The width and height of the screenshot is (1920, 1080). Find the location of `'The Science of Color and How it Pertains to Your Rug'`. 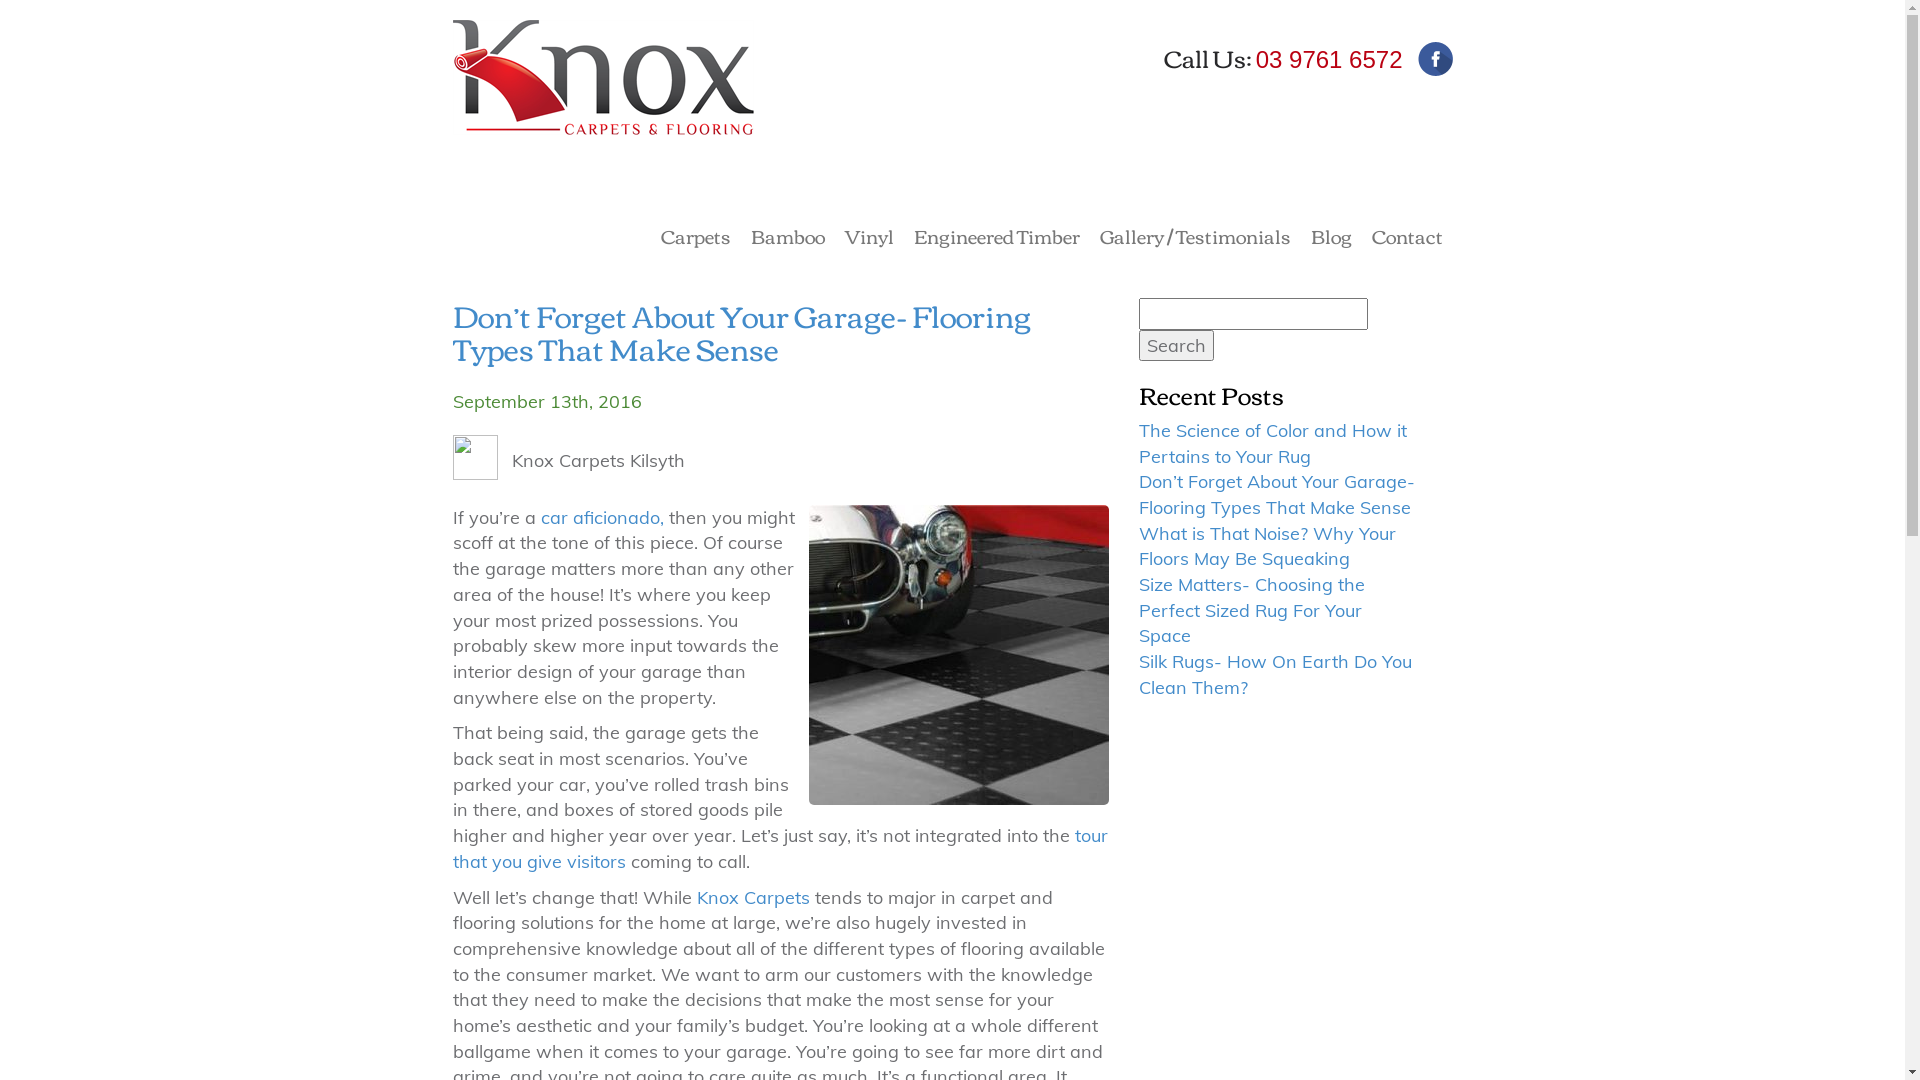

'The Science of Color and How it Pertains to Your Rug' is located at coordinates (1138, 442).